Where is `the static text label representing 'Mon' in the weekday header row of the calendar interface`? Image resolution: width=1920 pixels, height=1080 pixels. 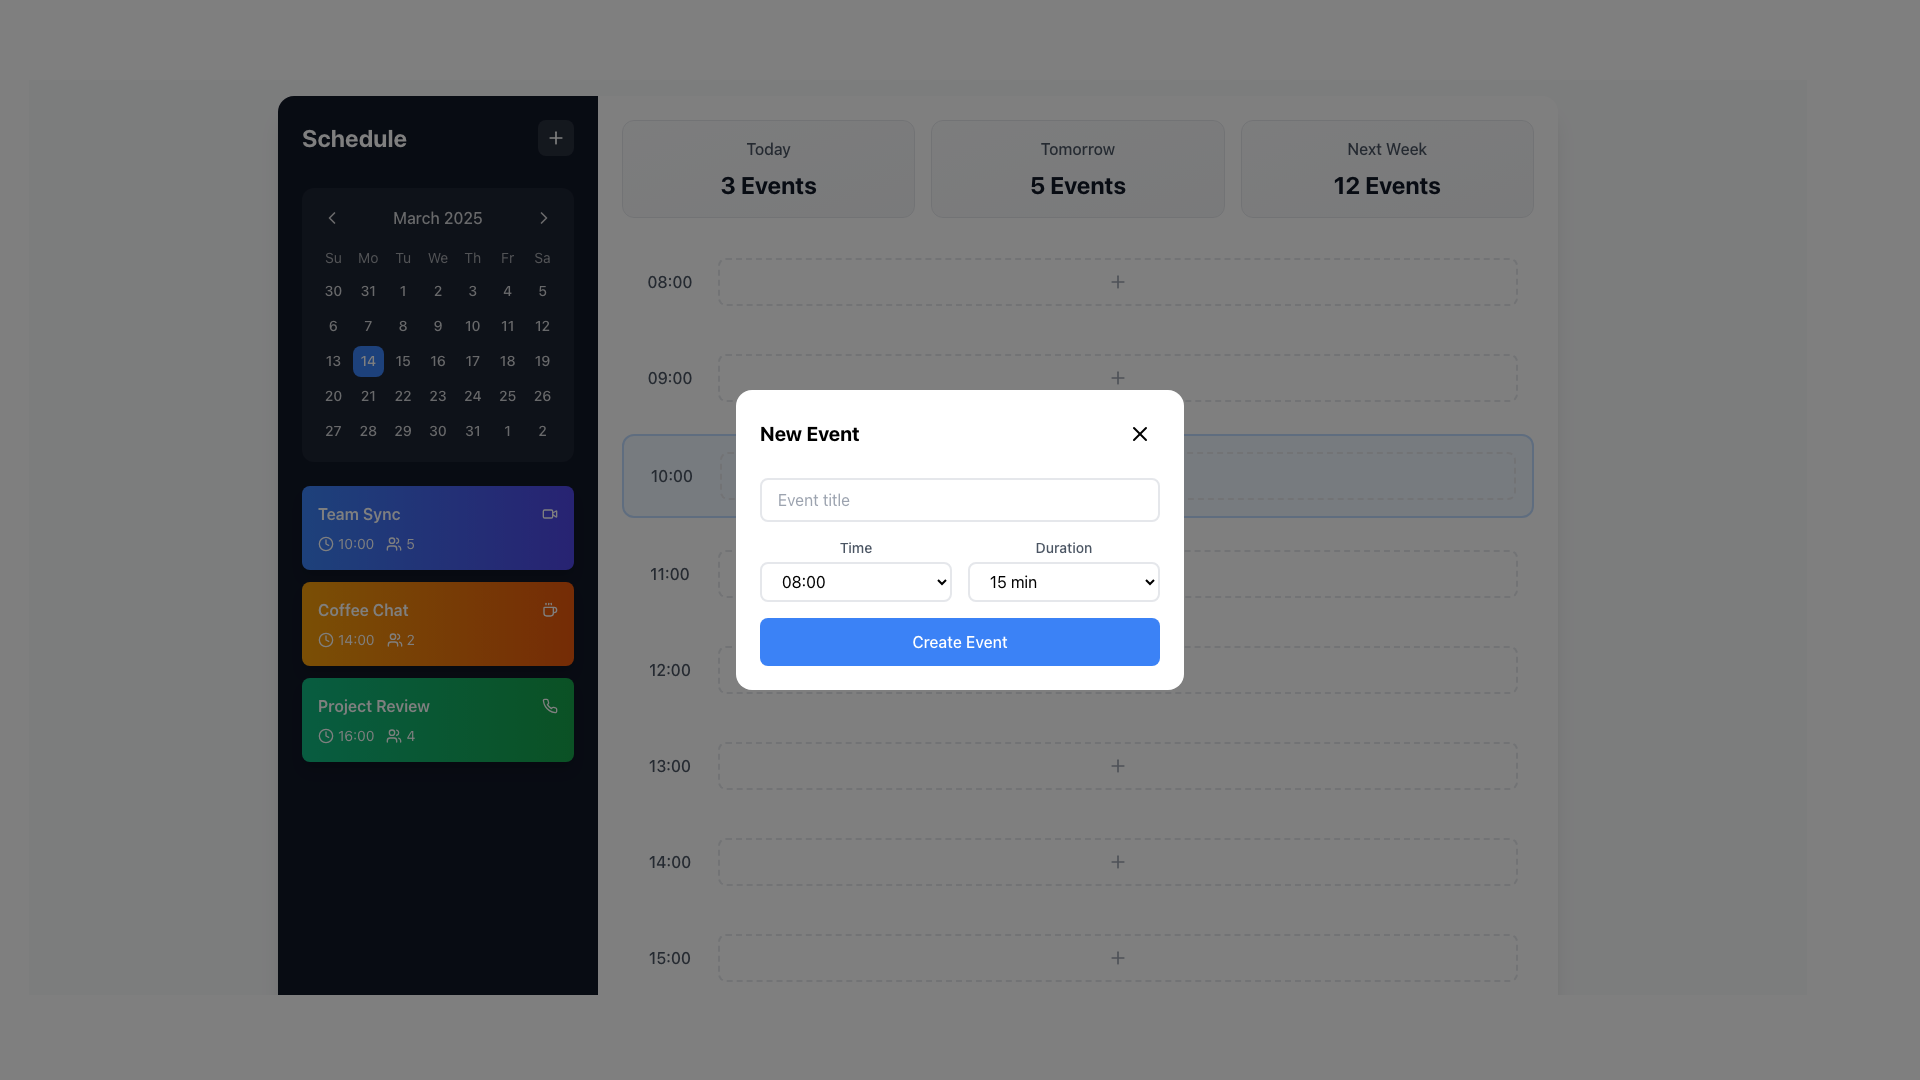
the static text label representing 'Mon' in the weekday header row of the calendar interface is located at coordinates (368, 257).